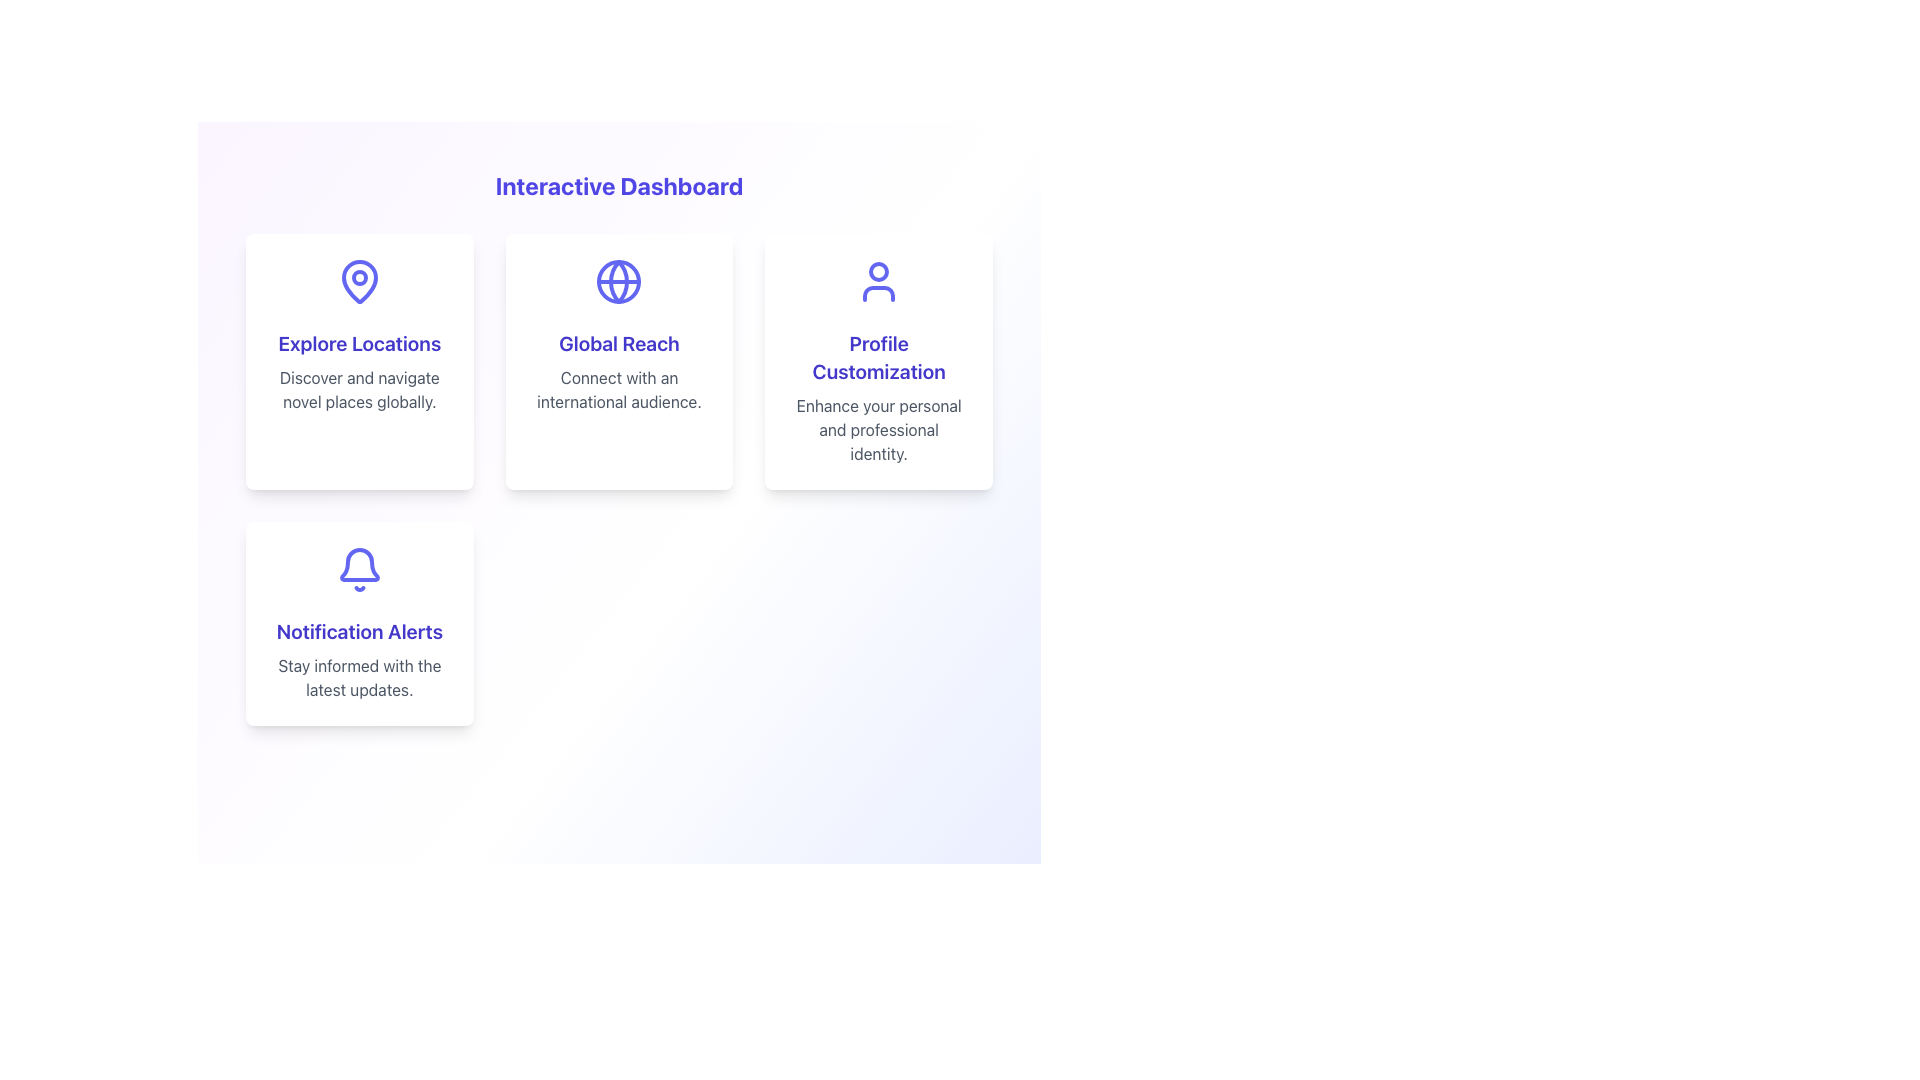 This screenshot has width=1920, height=1080. Describe the element at coordinates (879, 272) in the screenshot. I see `the circular SVG element that represents the user profile icon, located at the top area of the icon within the 'Profile Customization' section` at that location.